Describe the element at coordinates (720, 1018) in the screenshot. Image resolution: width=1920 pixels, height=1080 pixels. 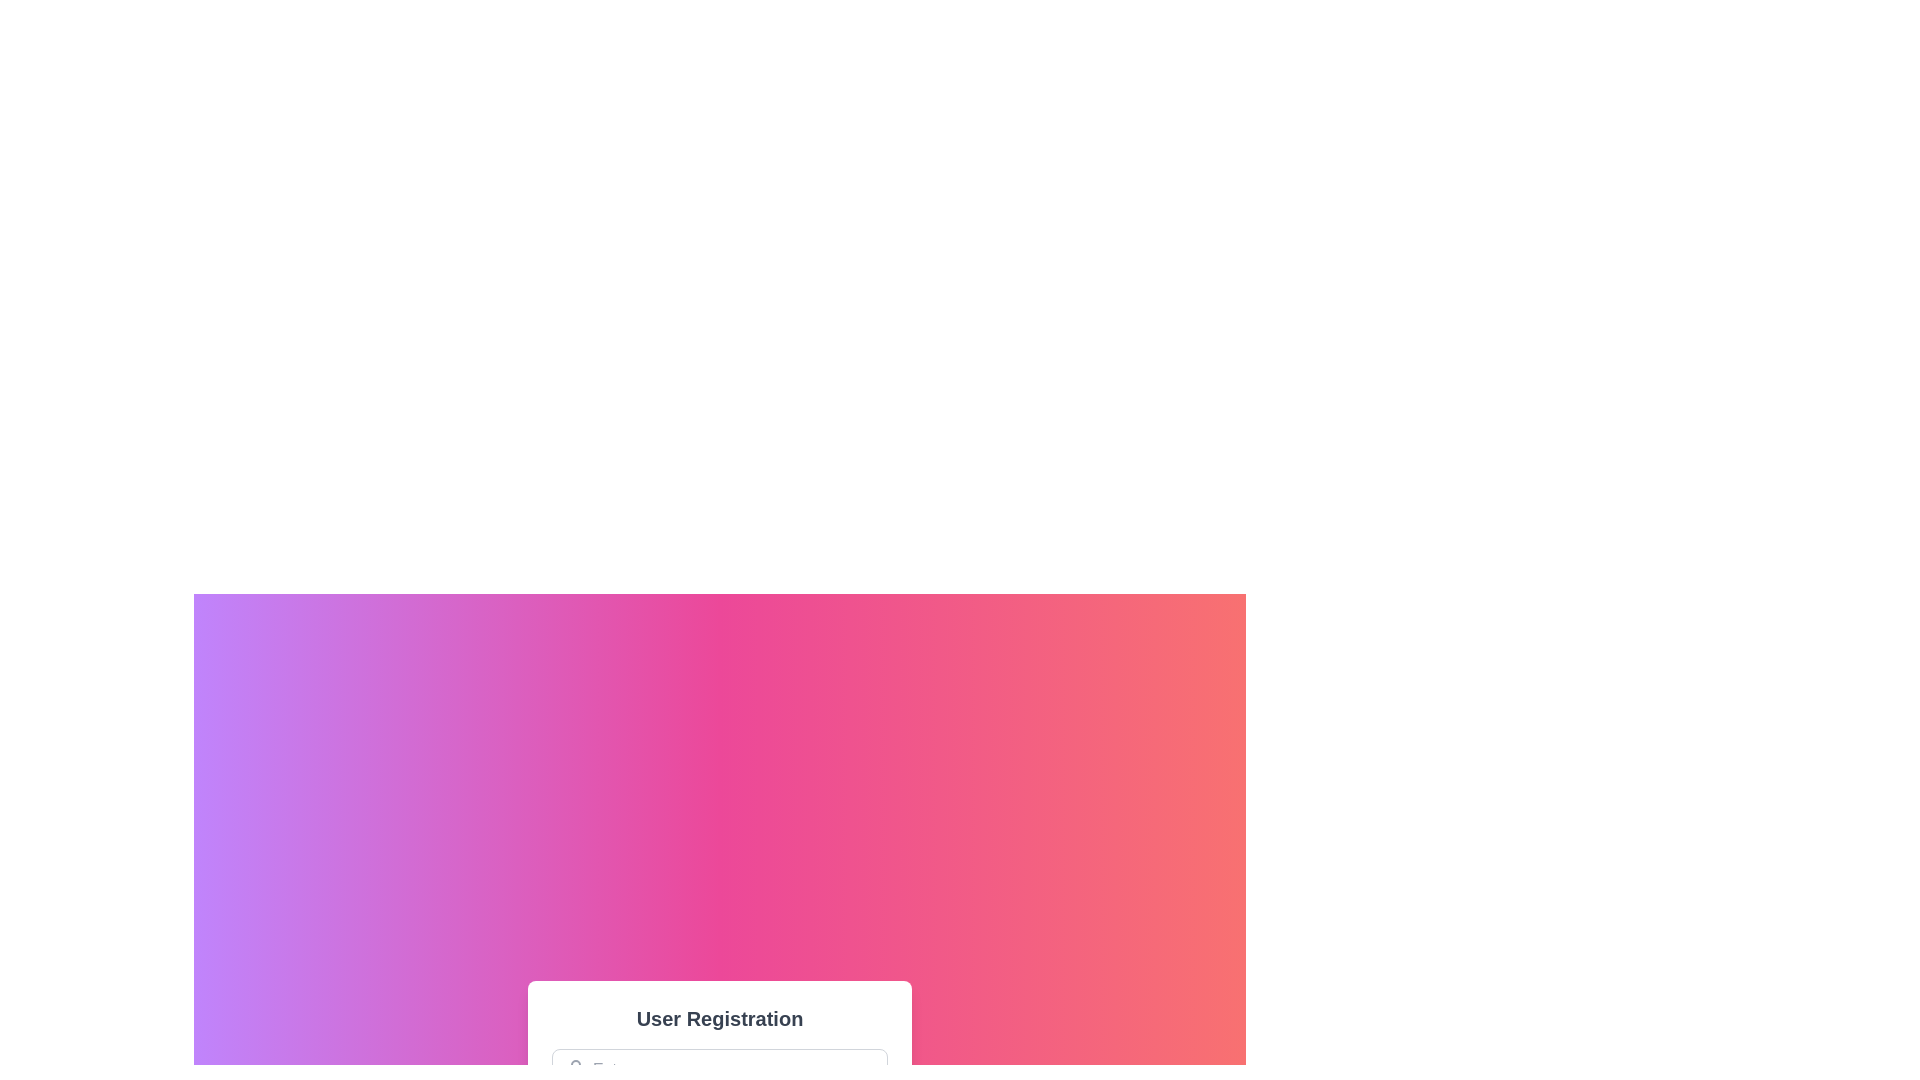
I see `header text that serves as a descriptive title for the form interface, located at the top center of a white rounded card-like area` at that location.